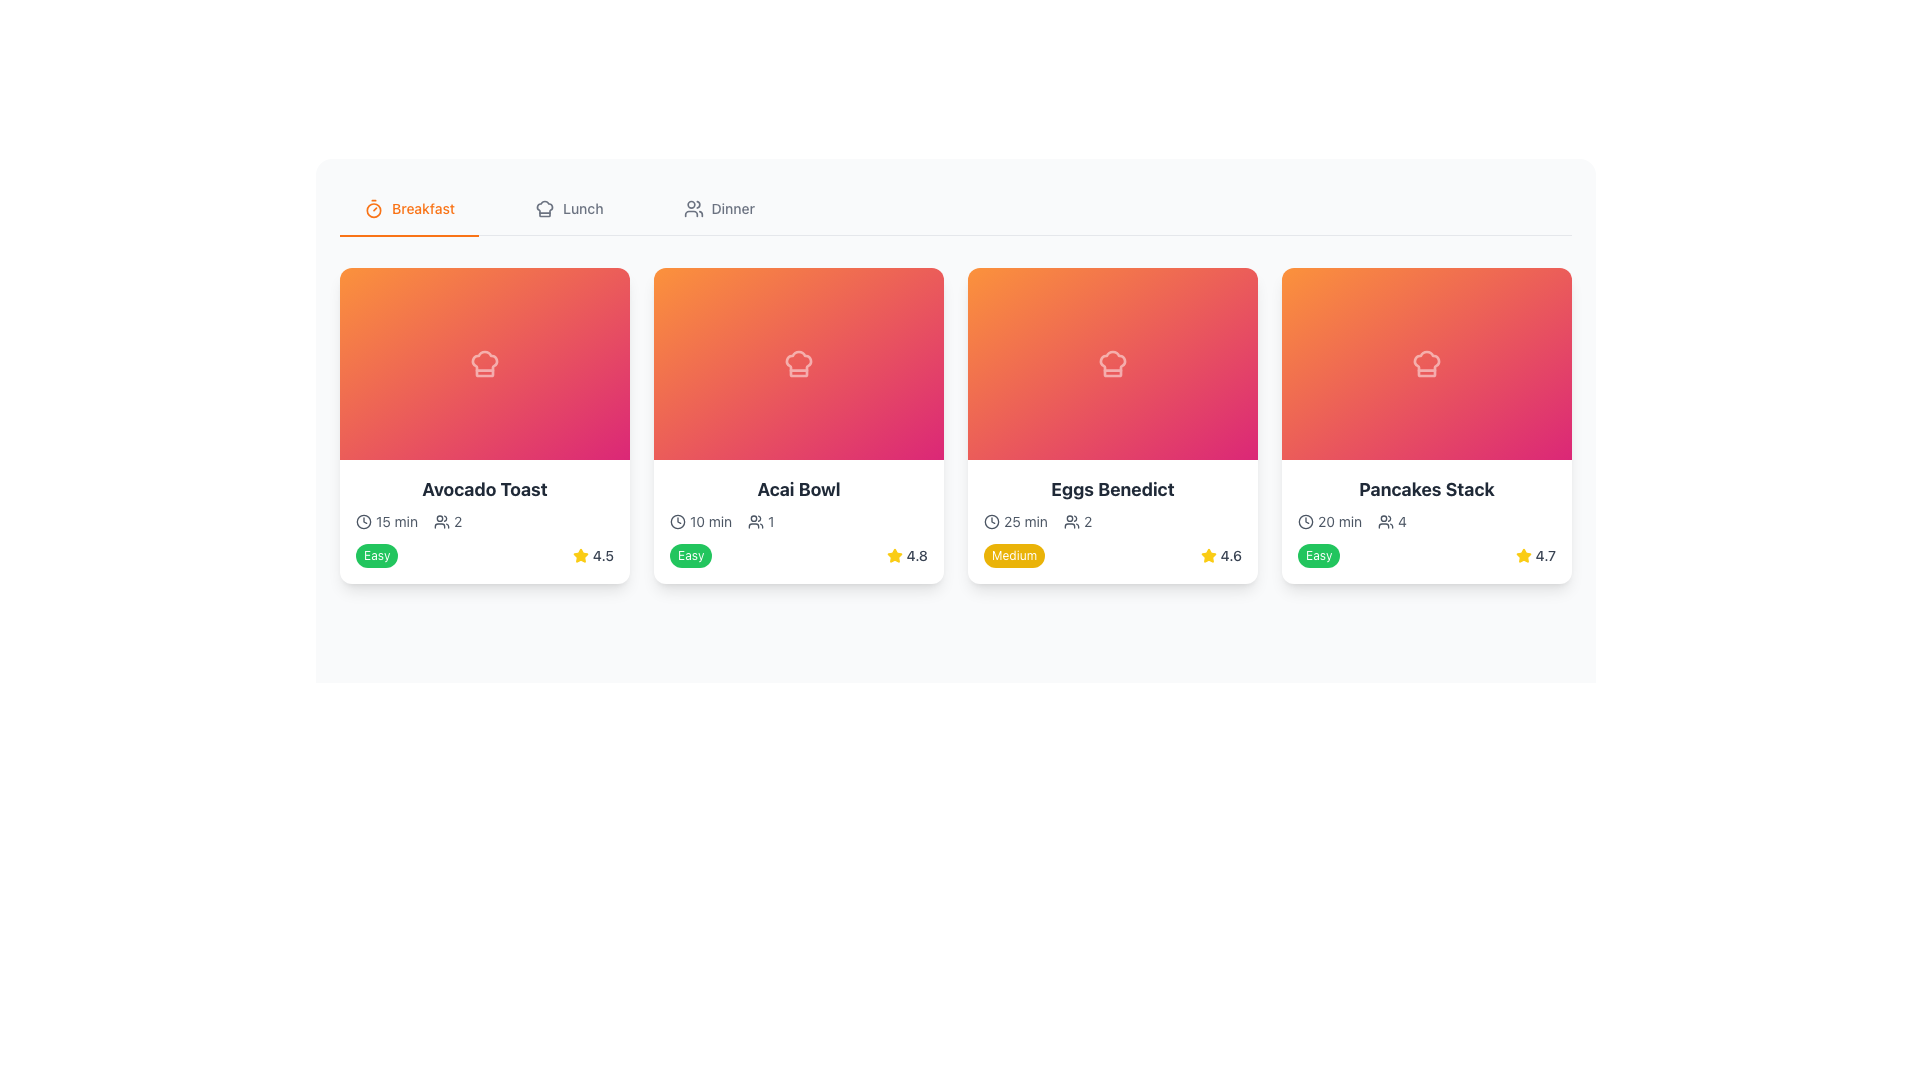 The width and height of the screenshot is (1920, 1080). I want to click on the Decorative block with icon representing 'Avocado Toast' at the top-left corner of the grid layout, so click(484, 363).